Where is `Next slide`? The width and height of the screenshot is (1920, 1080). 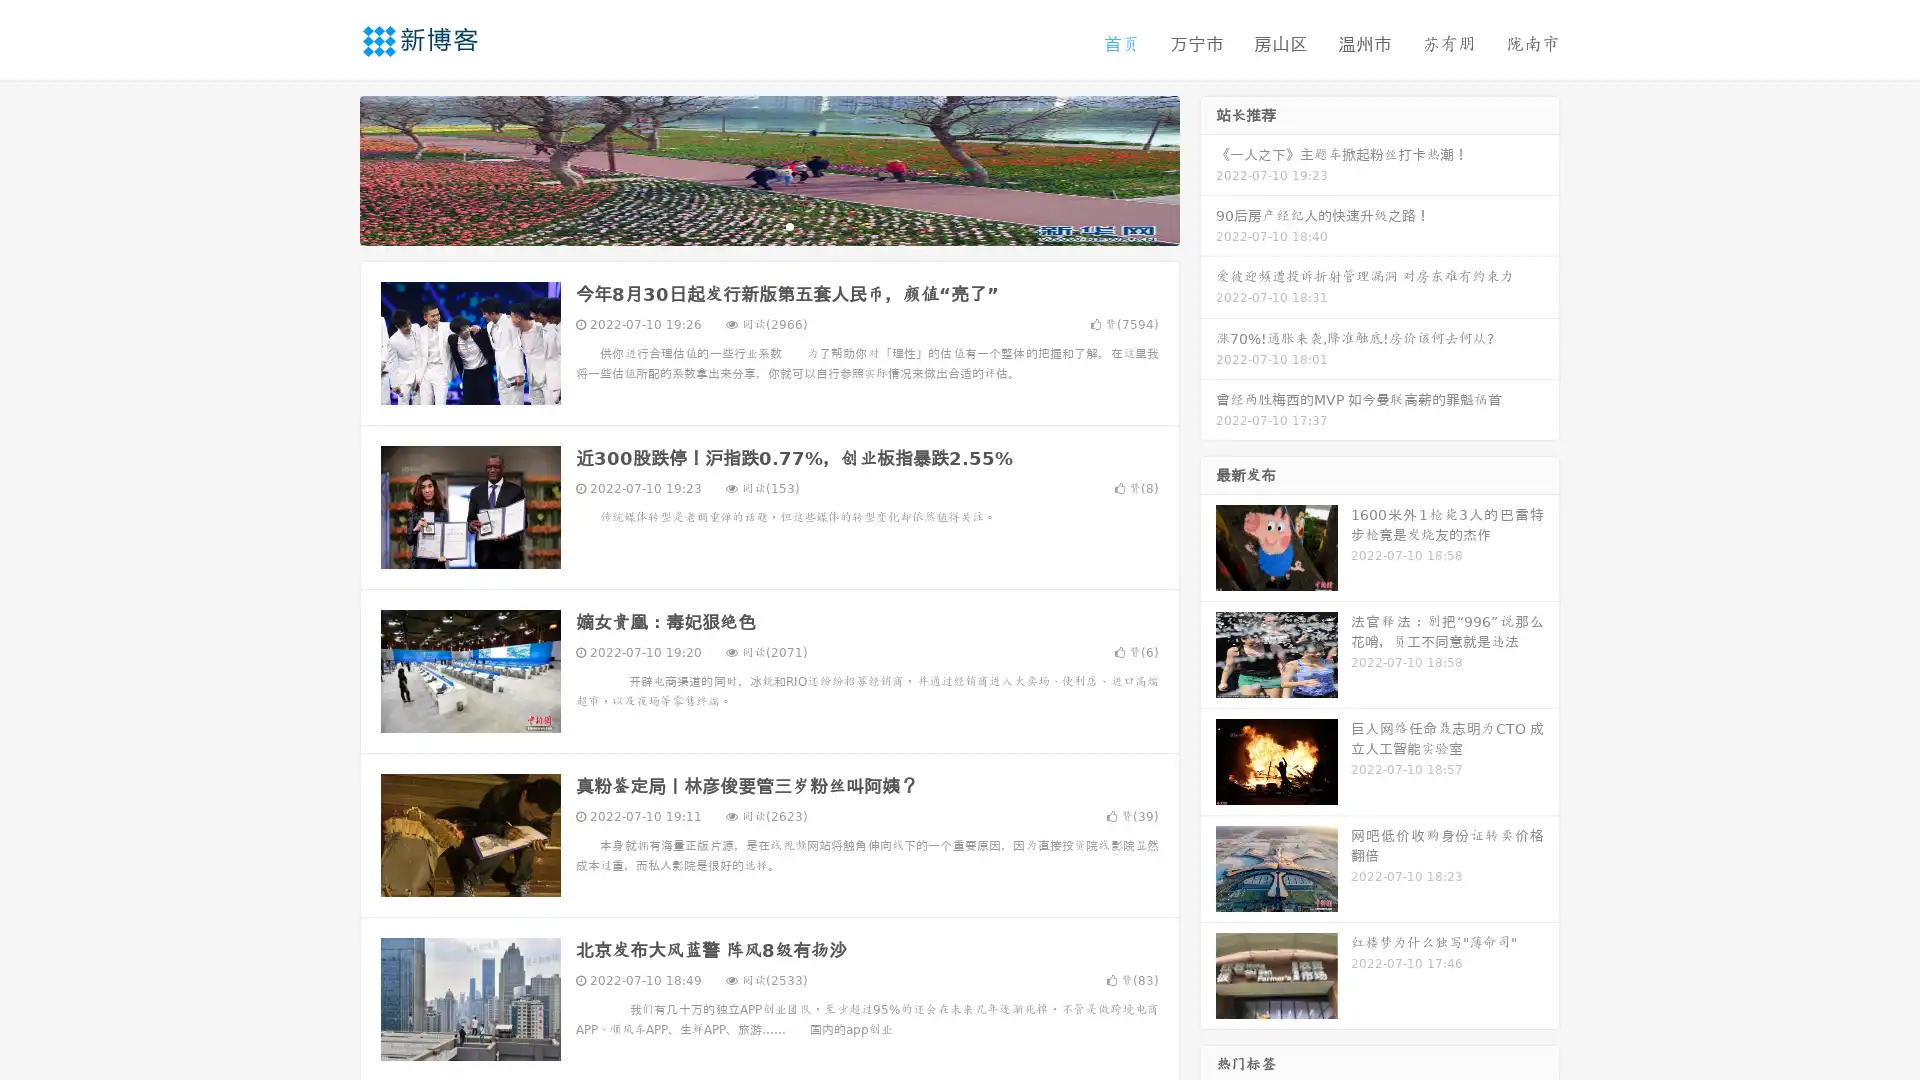
Next slide is located at coordinates (1208, 168).